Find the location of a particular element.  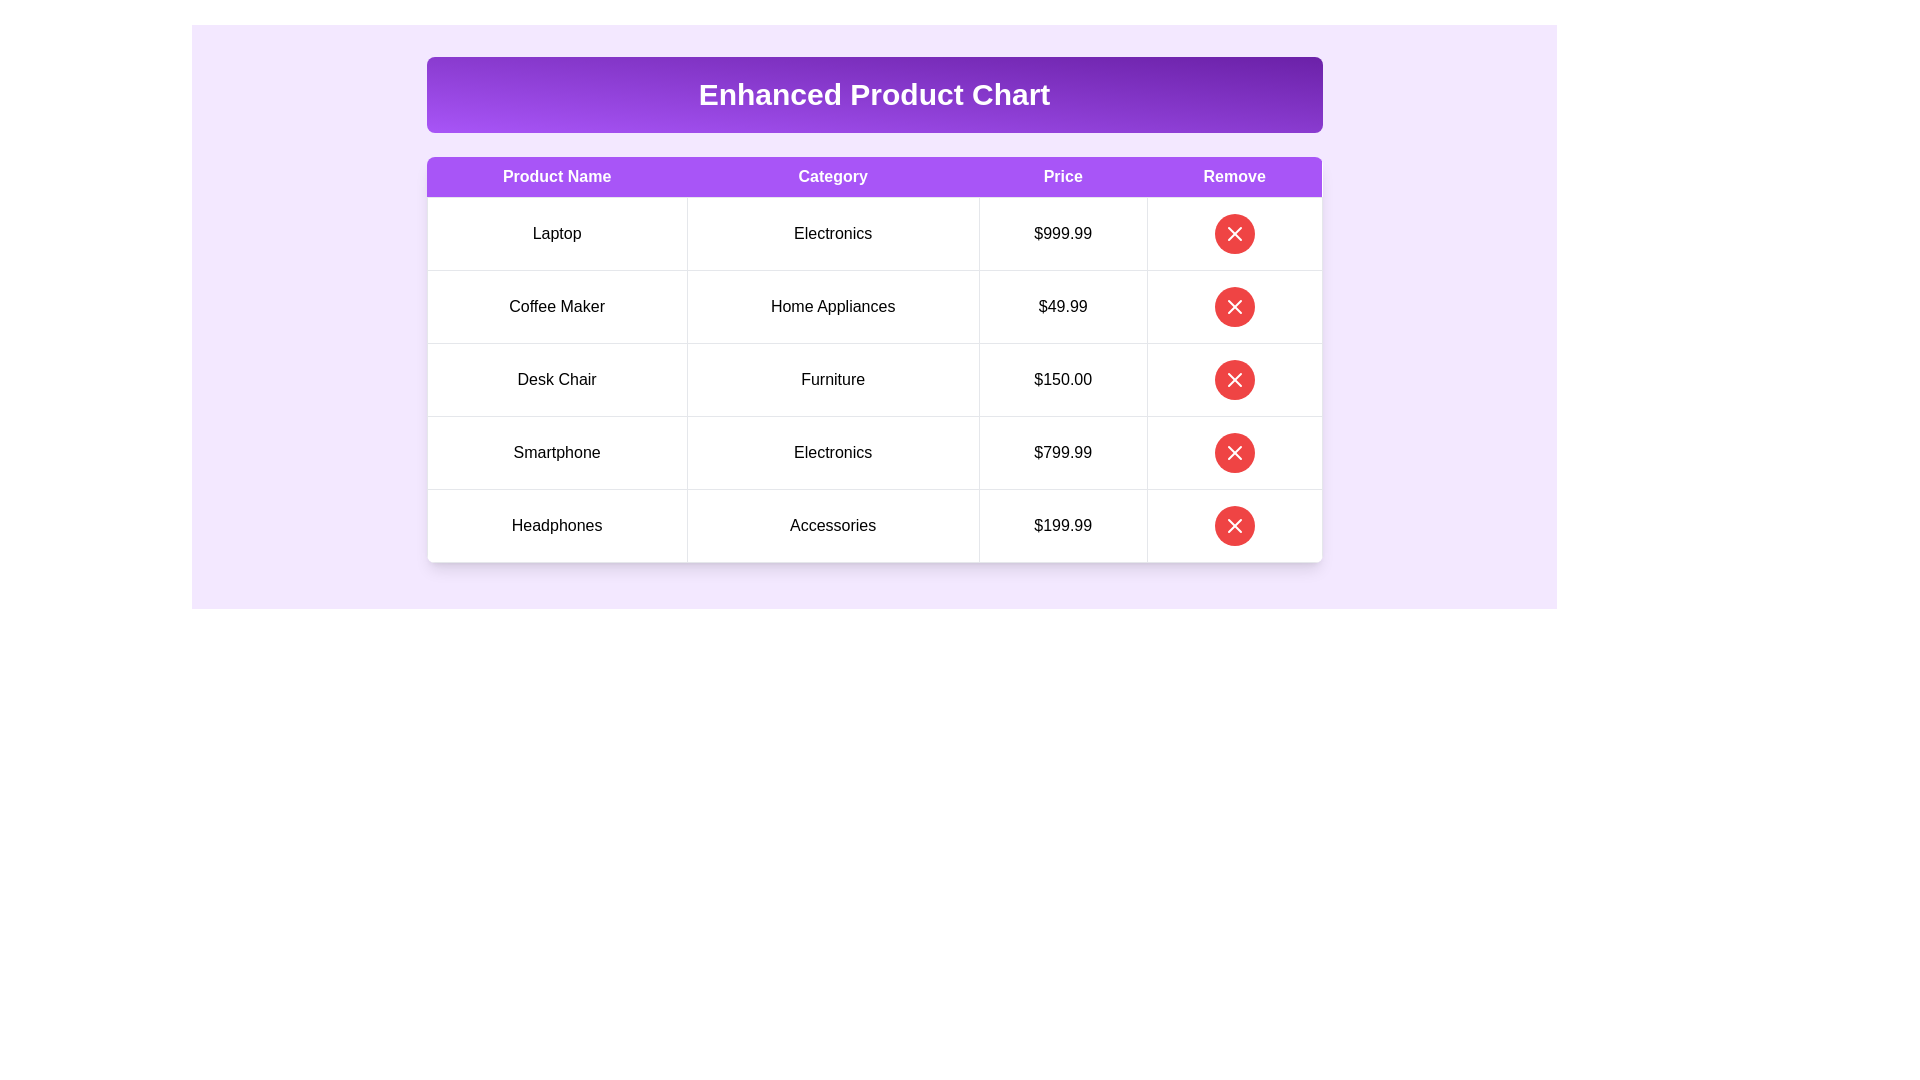

the text label 'Smartphone' located in the fourth row of the product chart under the 'Product Name' column is located at coordinates (557, 452).